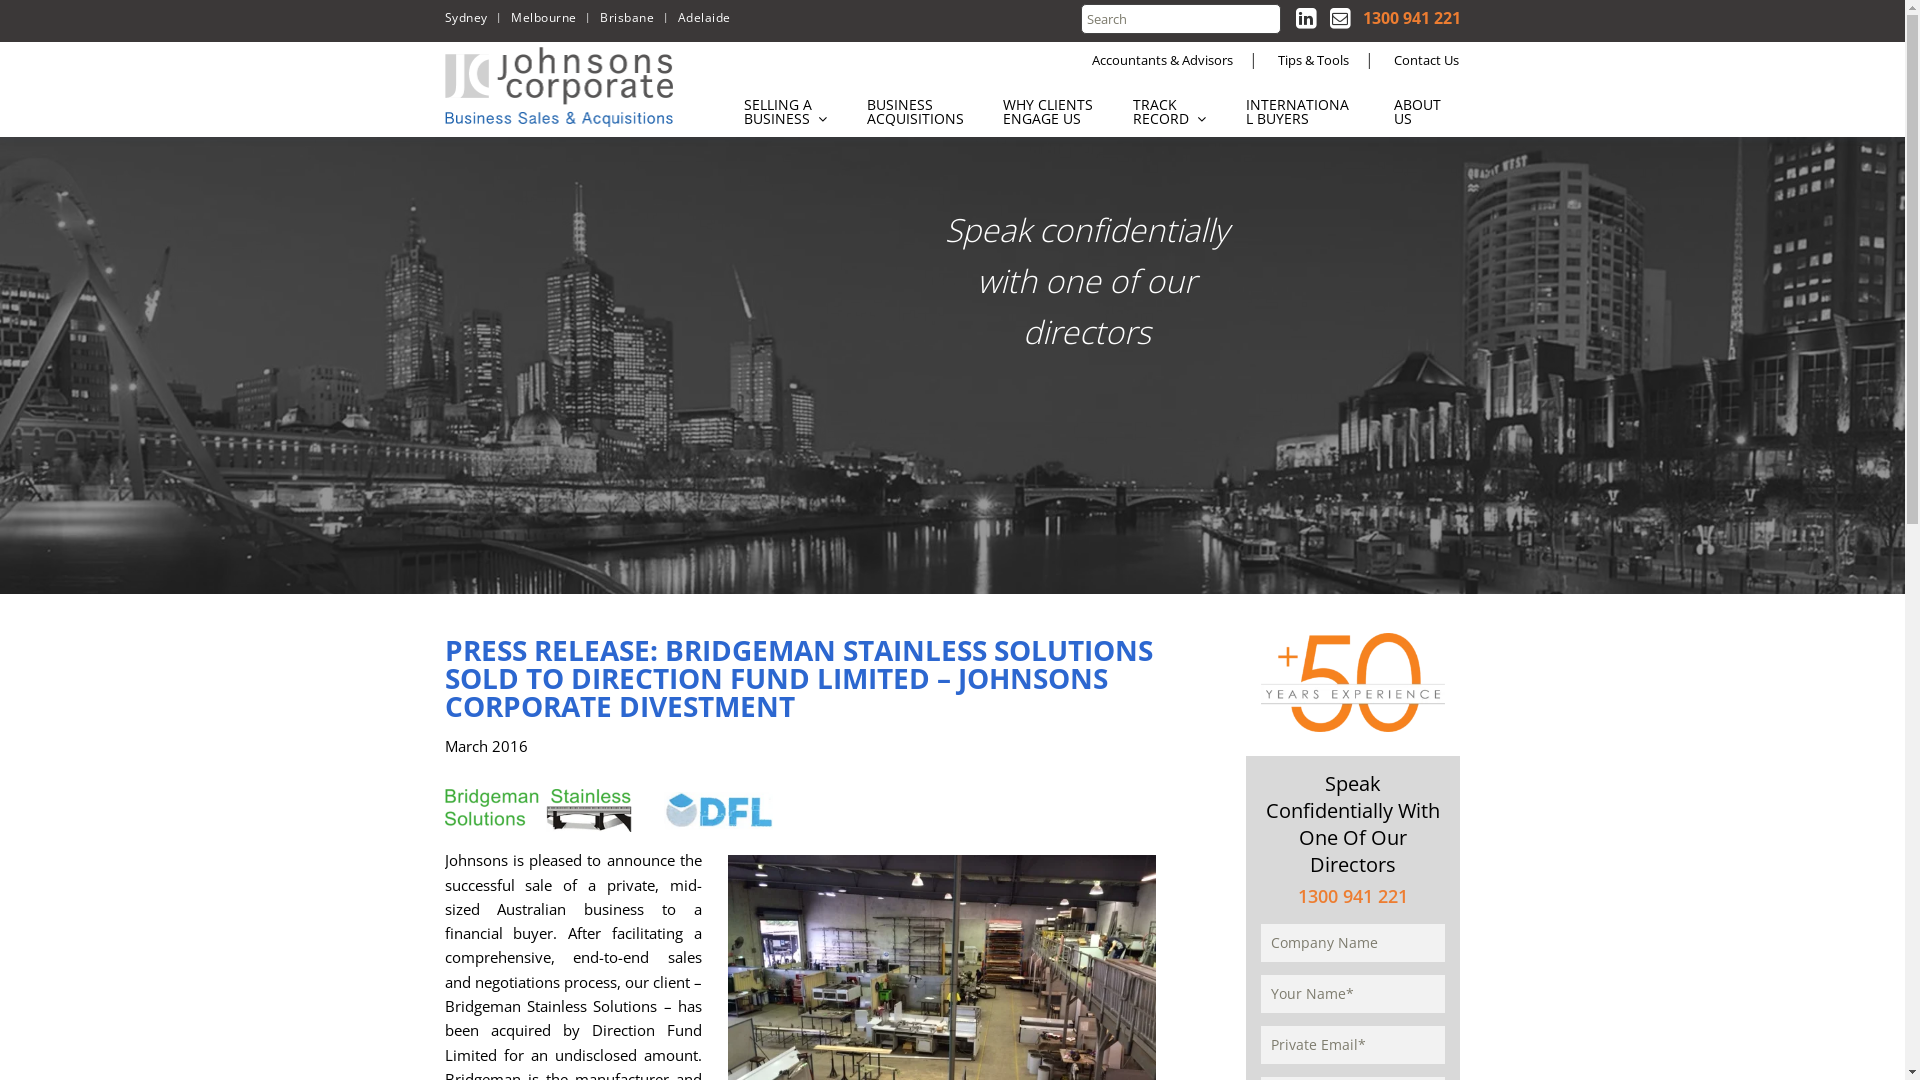  Describe the element at coordinates (1410, 18) in the screenshot. I see `'1300 941 221'` at that location.